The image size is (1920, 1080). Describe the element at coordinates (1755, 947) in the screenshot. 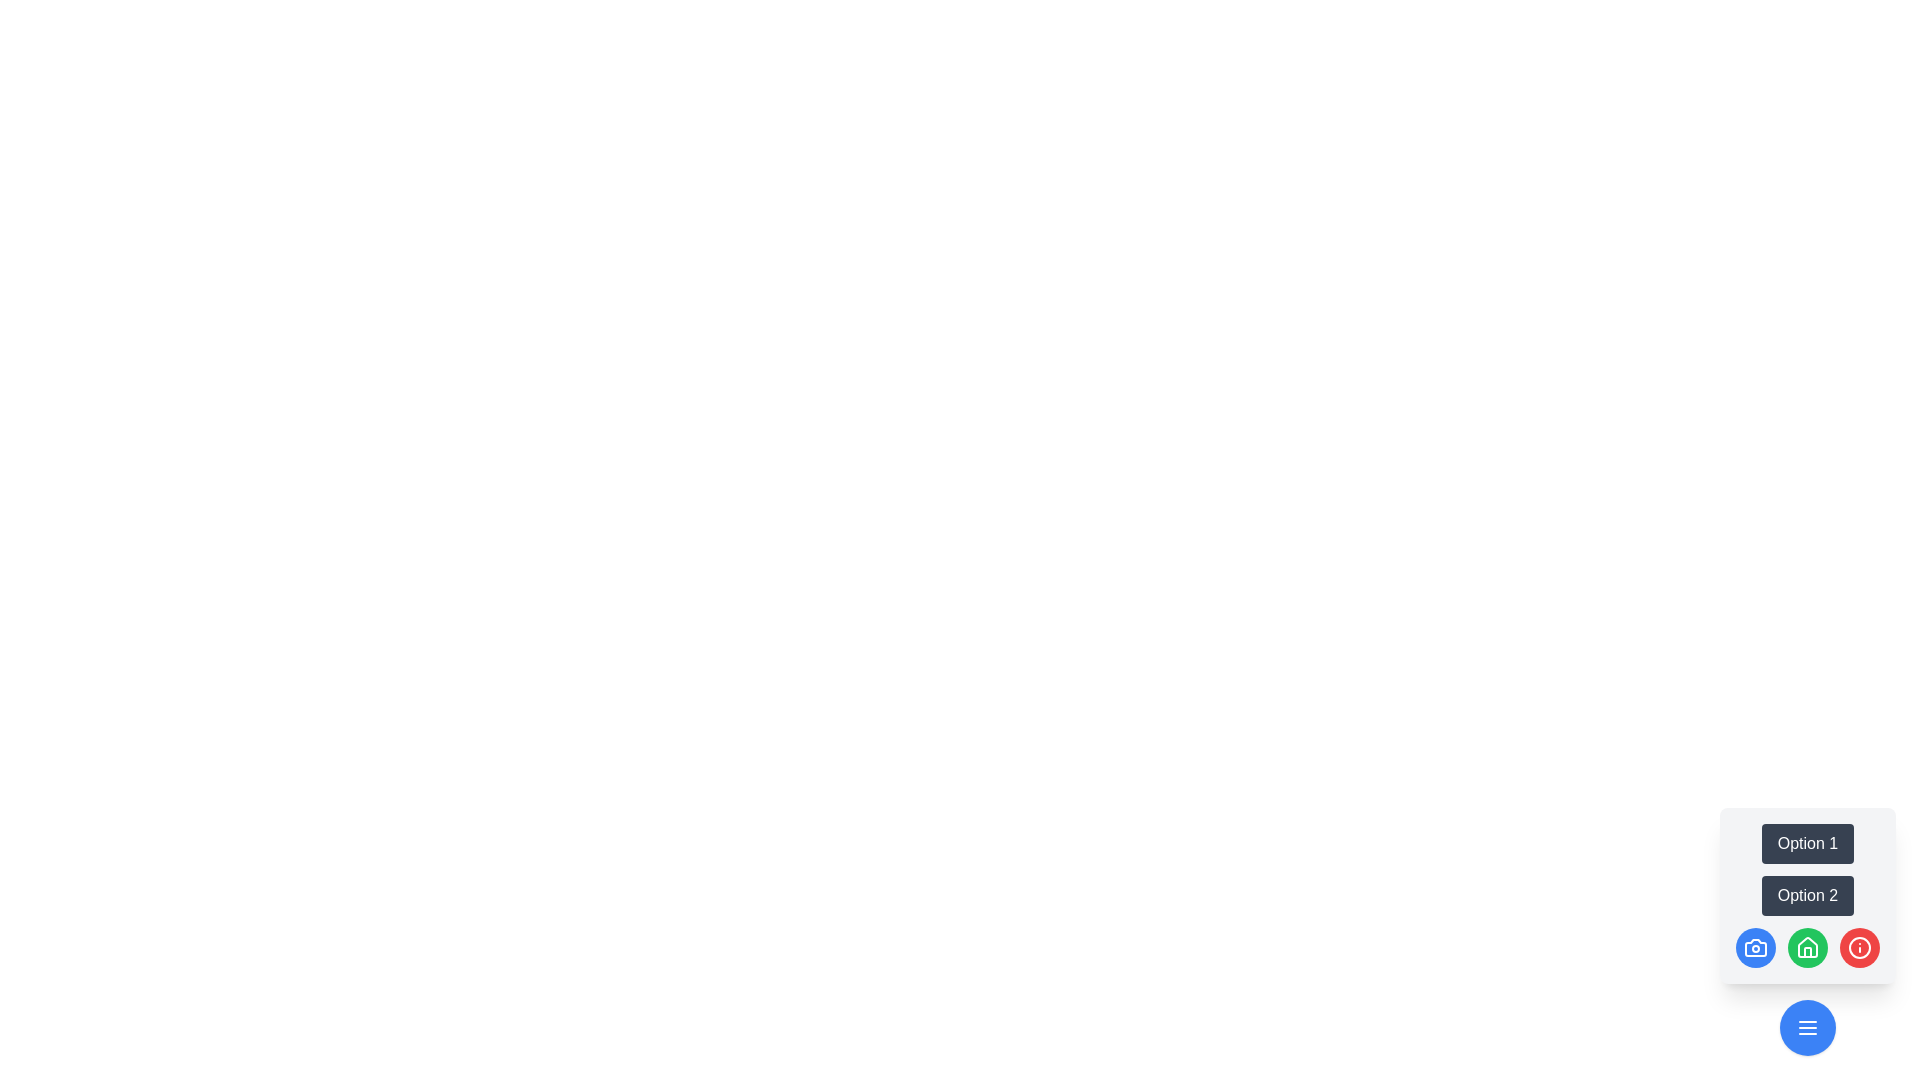

I see `the camera icon button located at the bottom-left corner of the floating panel` at that location.